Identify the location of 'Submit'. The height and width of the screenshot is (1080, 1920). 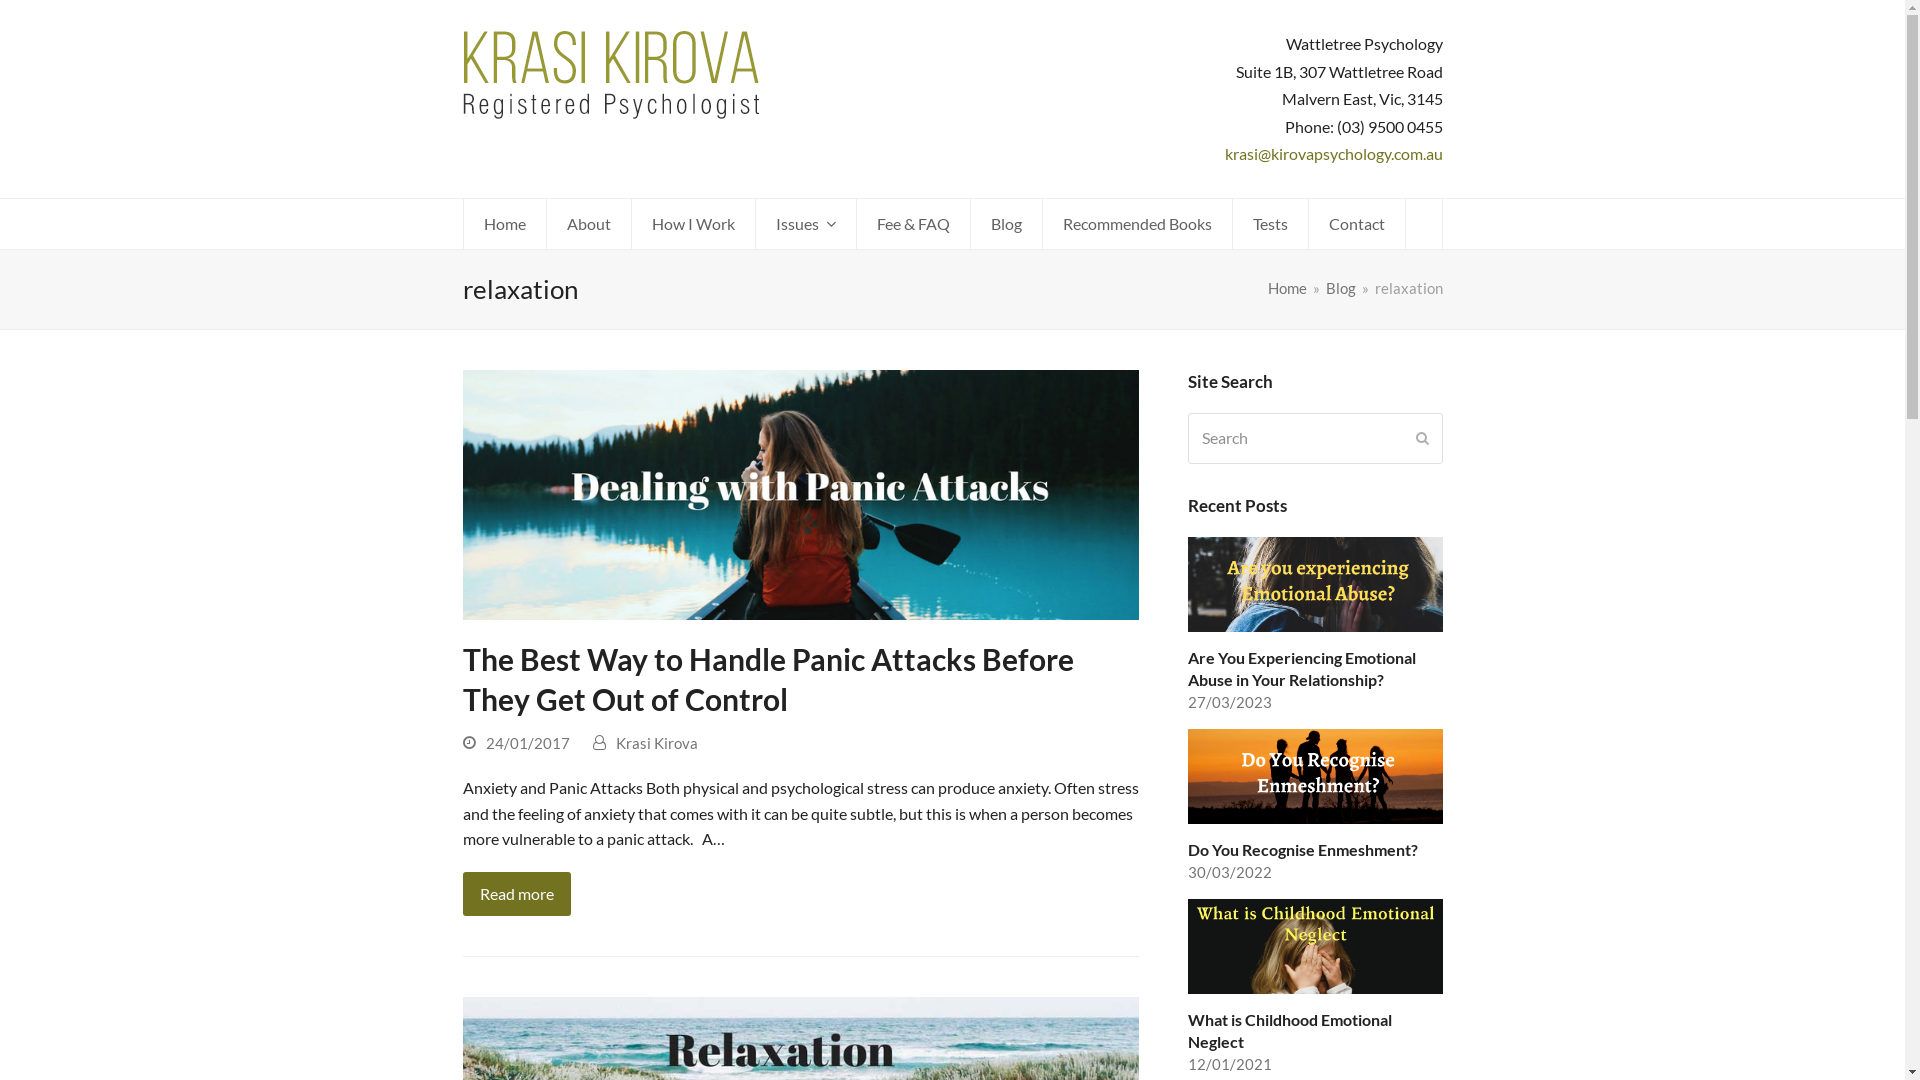
(1415, 437).